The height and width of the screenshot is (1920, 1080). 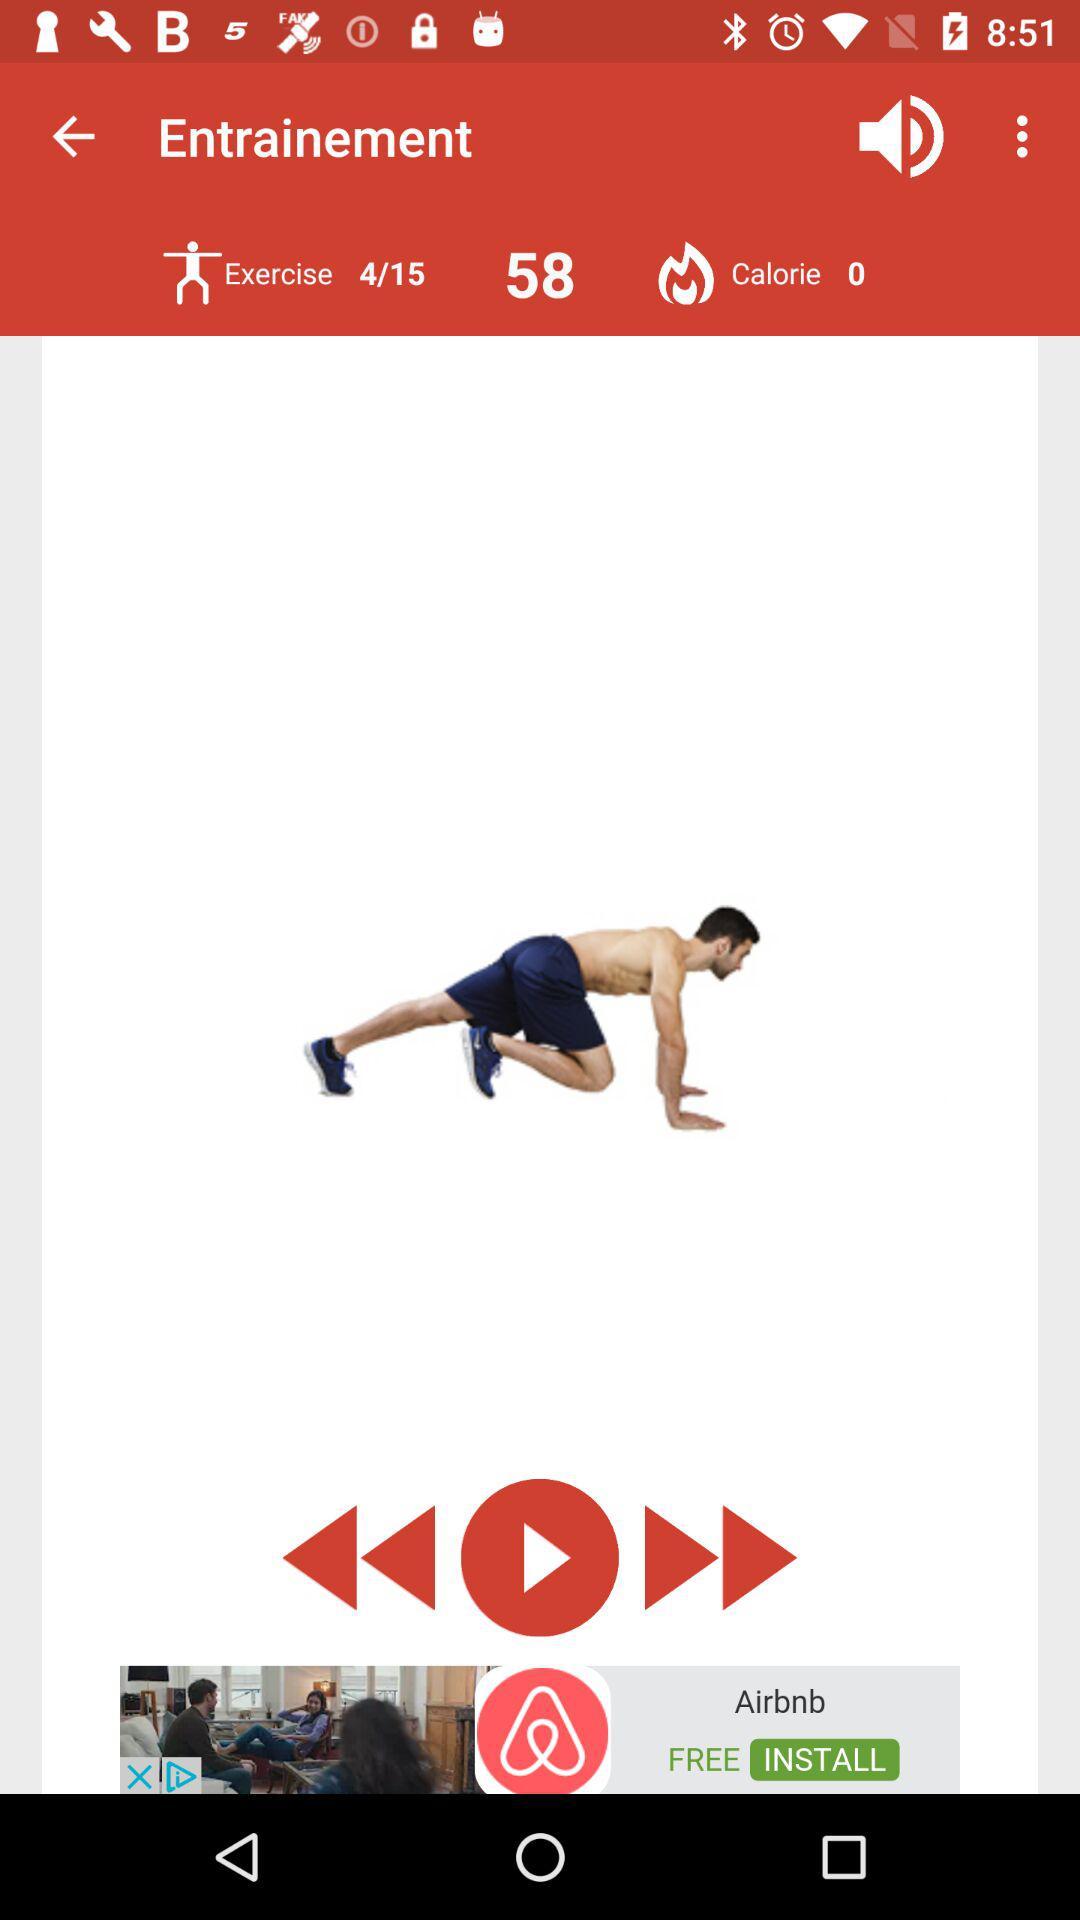 What do you see at coordinates (192, 272) in the screenshot?
I see `do exercise` at bounding box center [192, 272].